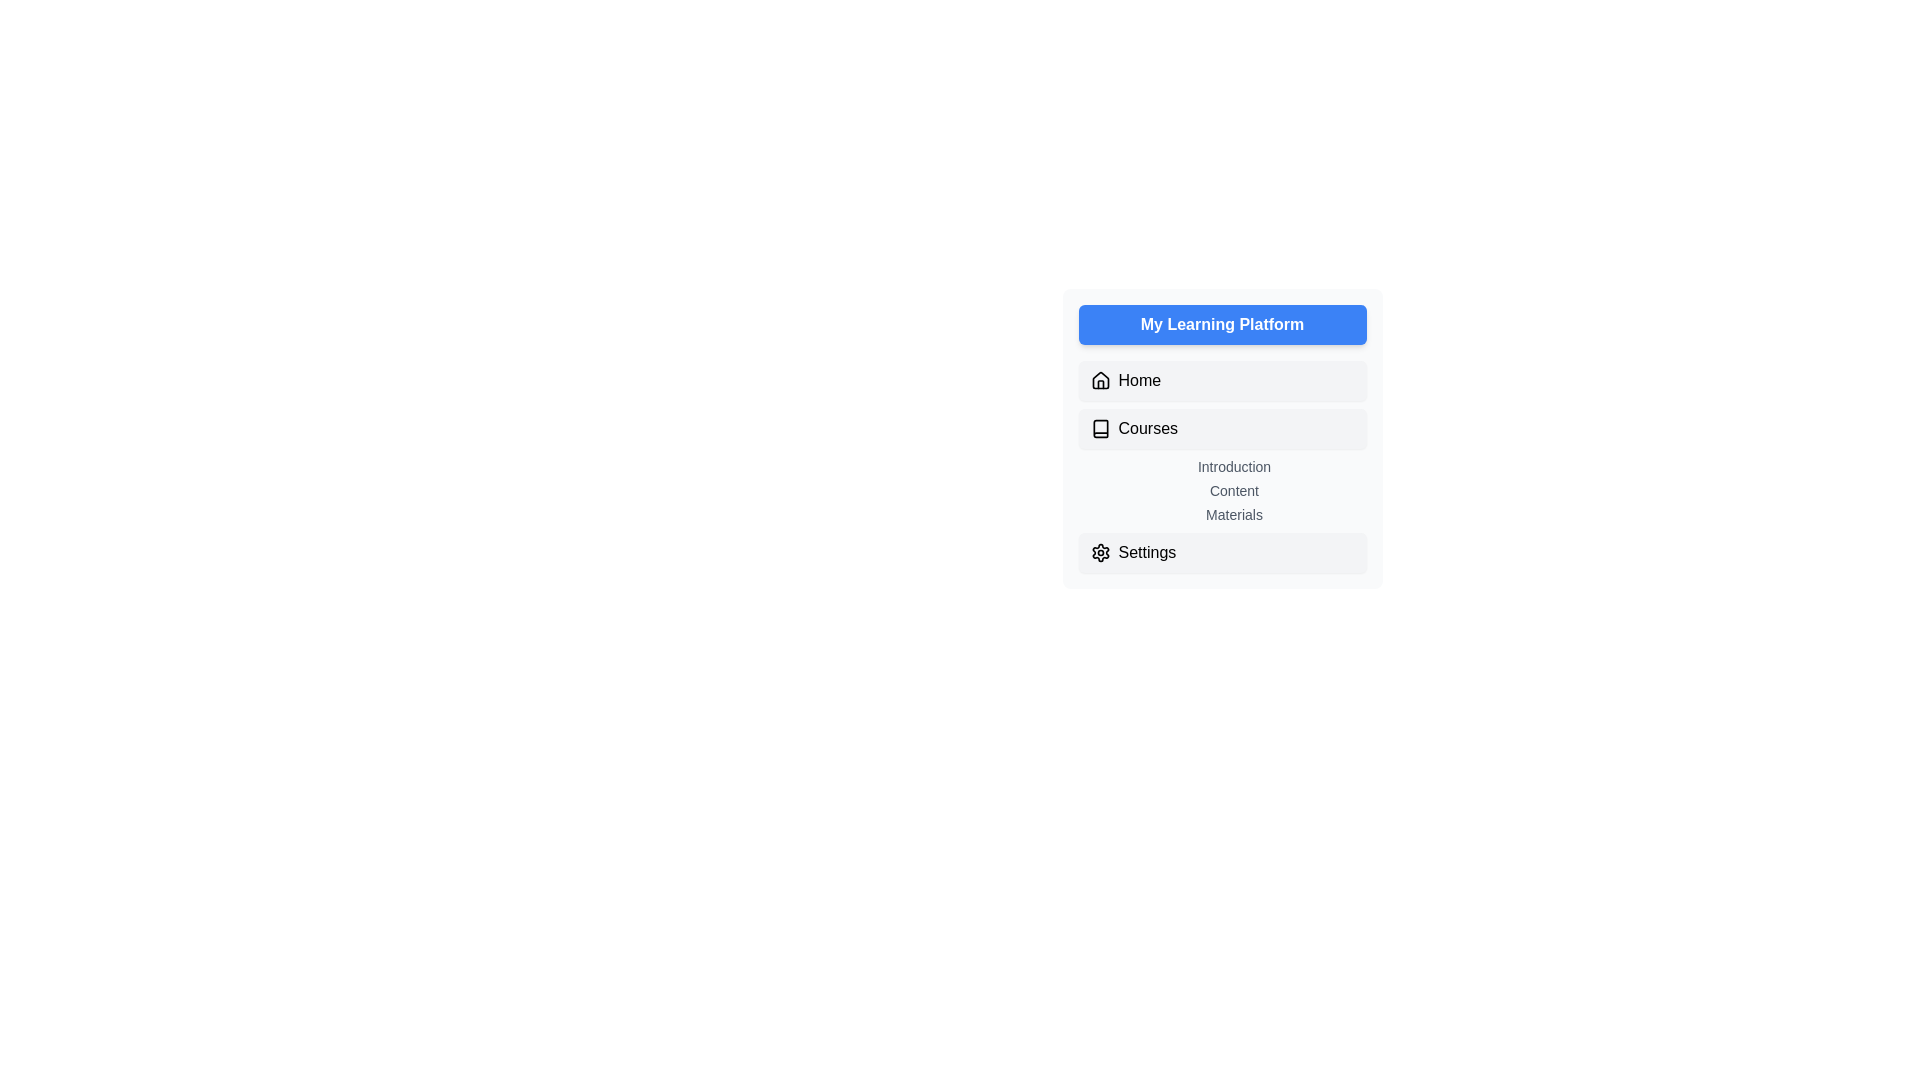 The width and height of the screenshot is (1920, 1080). I want to click on the vertical link menu located in the 'Courses' section, beneath the 'Courses' heading, so click(1233, 490).